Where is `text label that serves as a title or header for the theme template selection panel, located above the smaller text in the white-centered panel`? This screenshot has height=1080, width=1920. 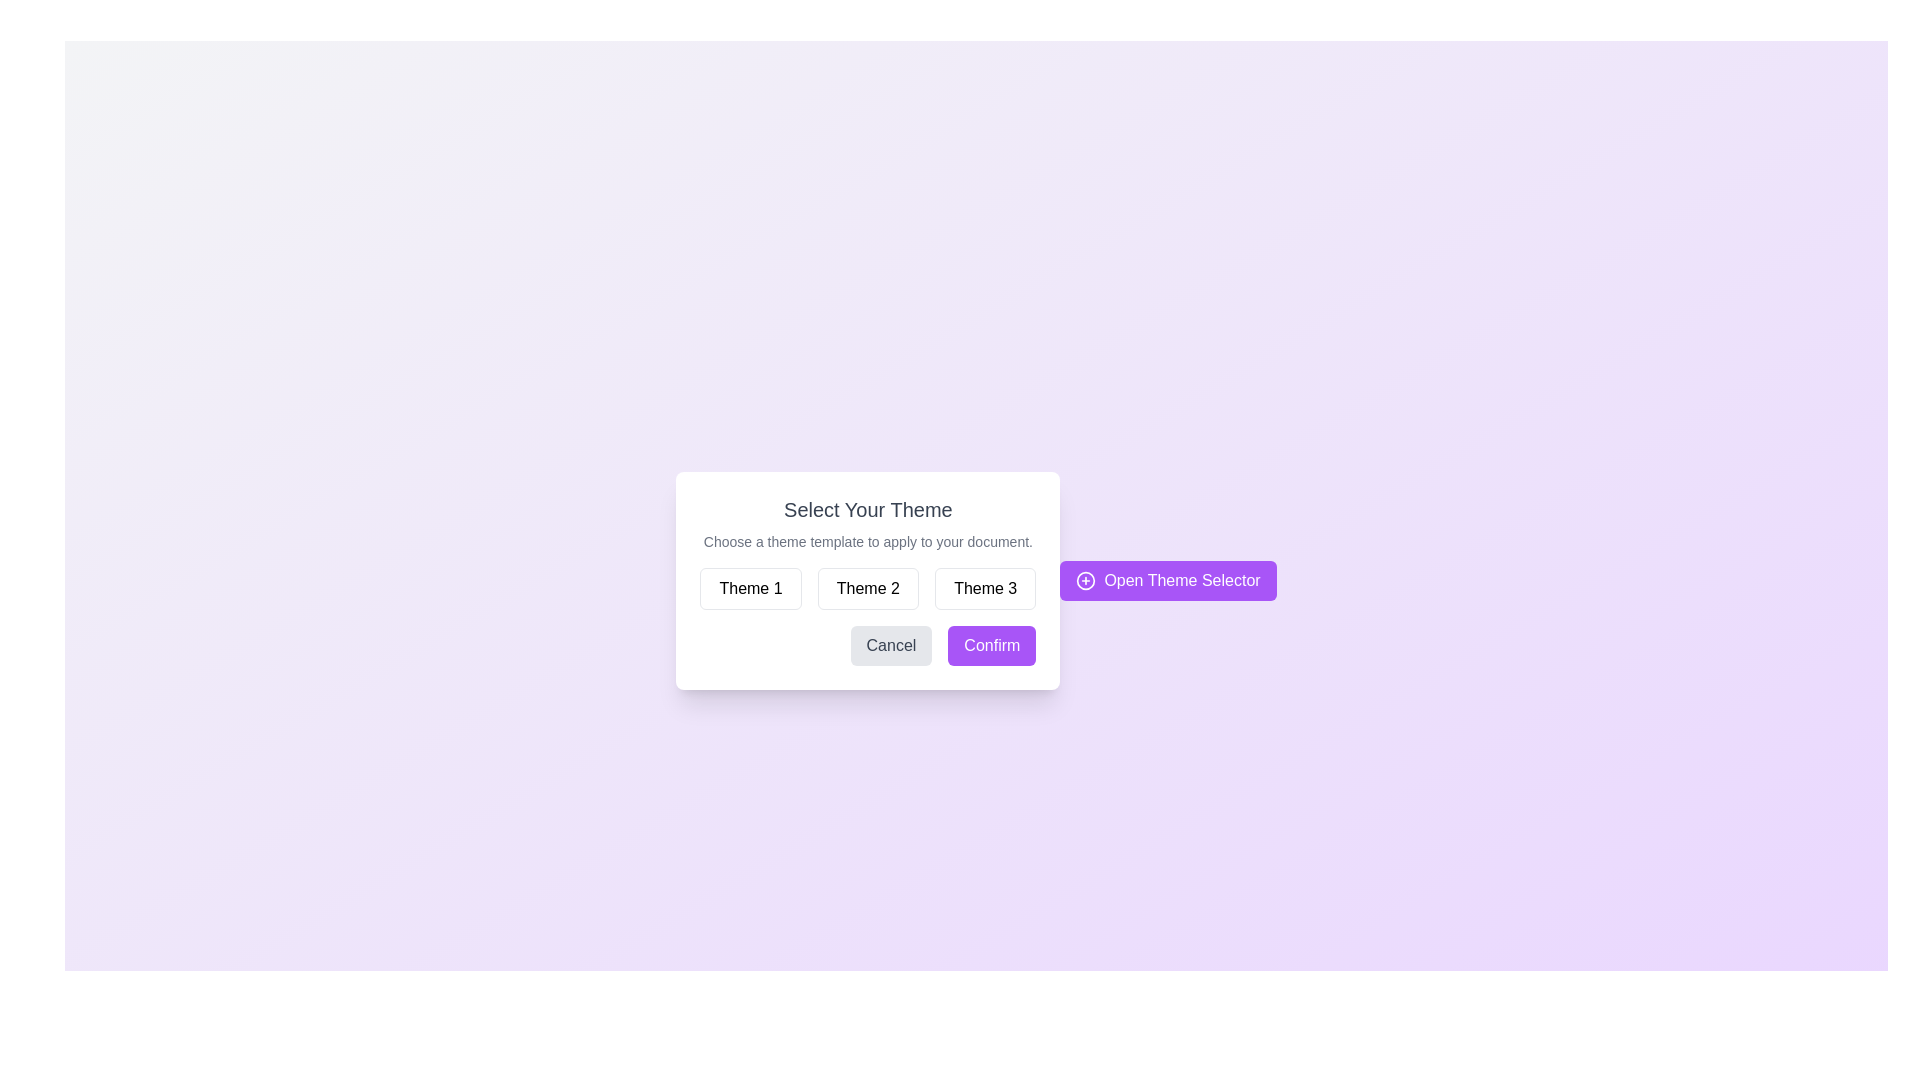
text label that serves as a title or header for the theme template selection panel, located above the smaller text in the white-centered panel is located at coordinates (868, 508).